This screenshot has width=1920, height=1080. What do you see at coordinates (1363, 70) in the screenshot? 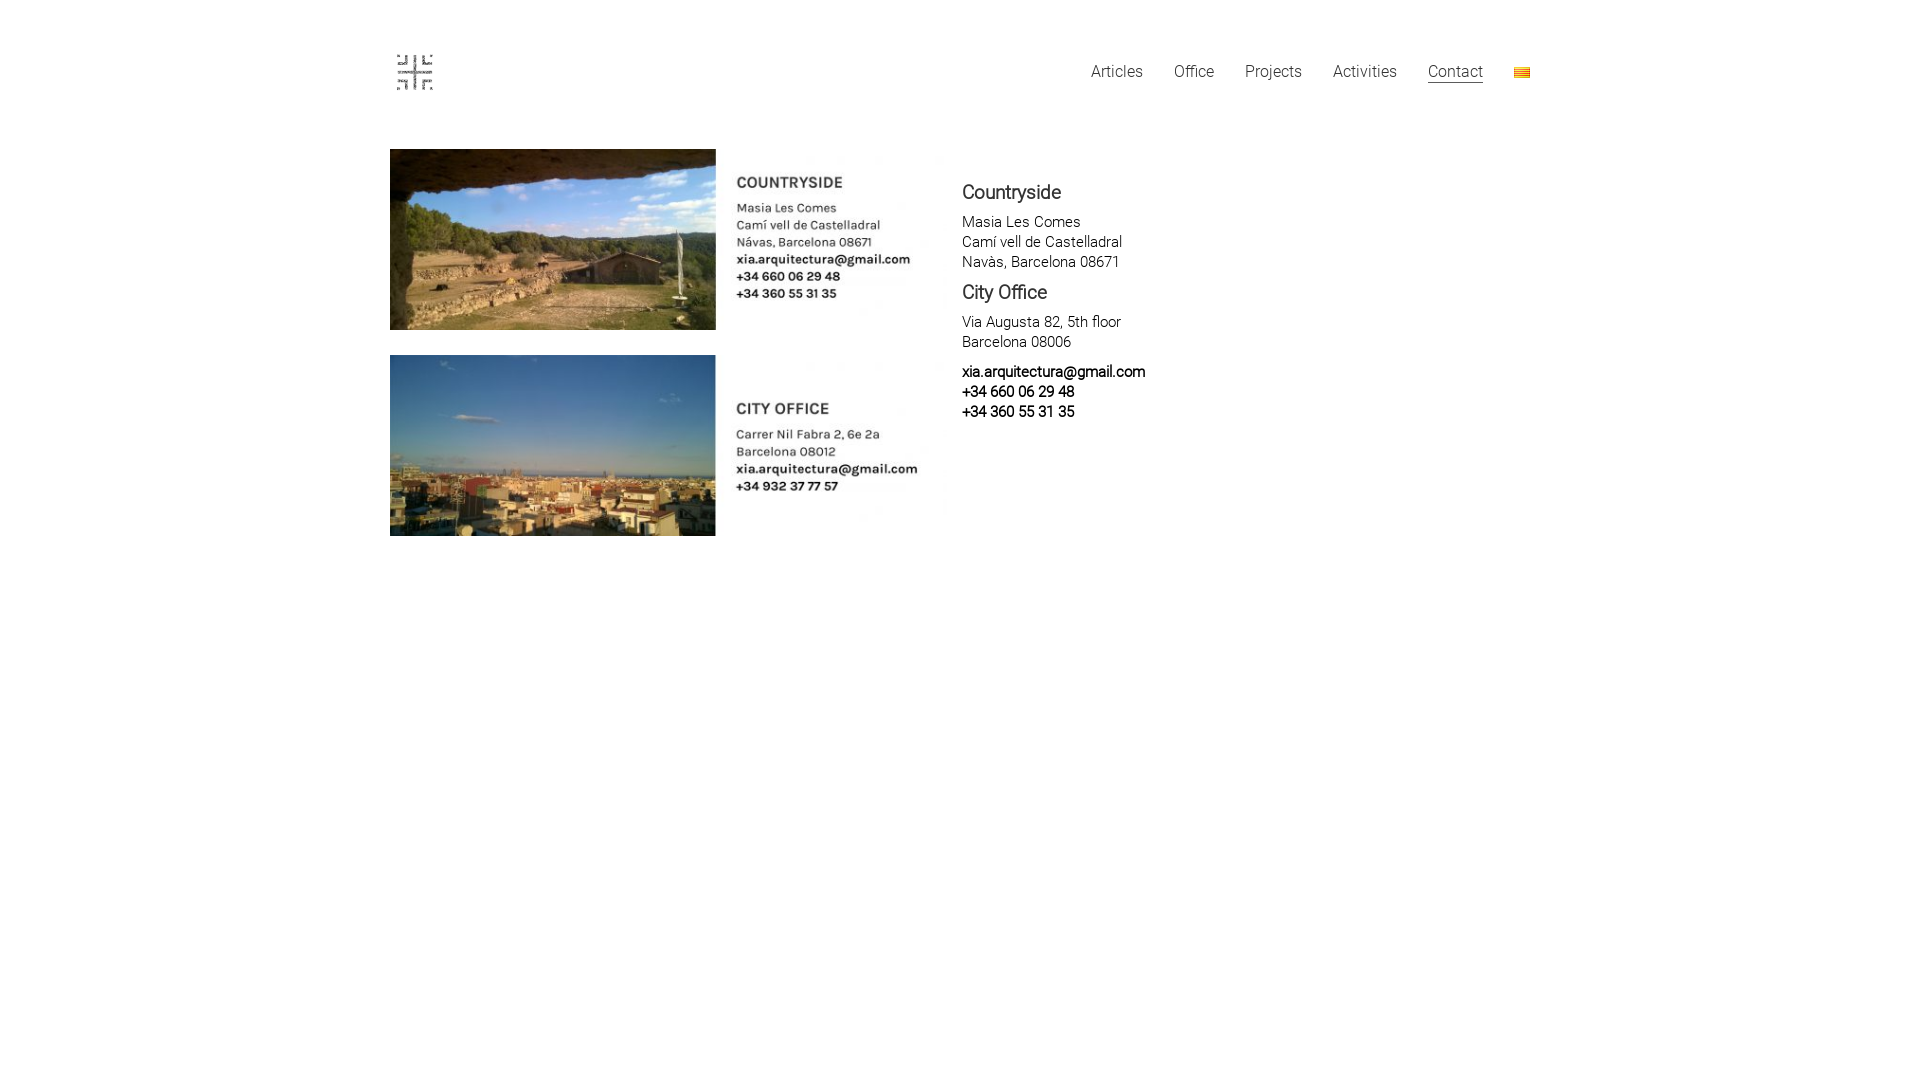
I see `'Activities'` at bounding box center [1363, 70].